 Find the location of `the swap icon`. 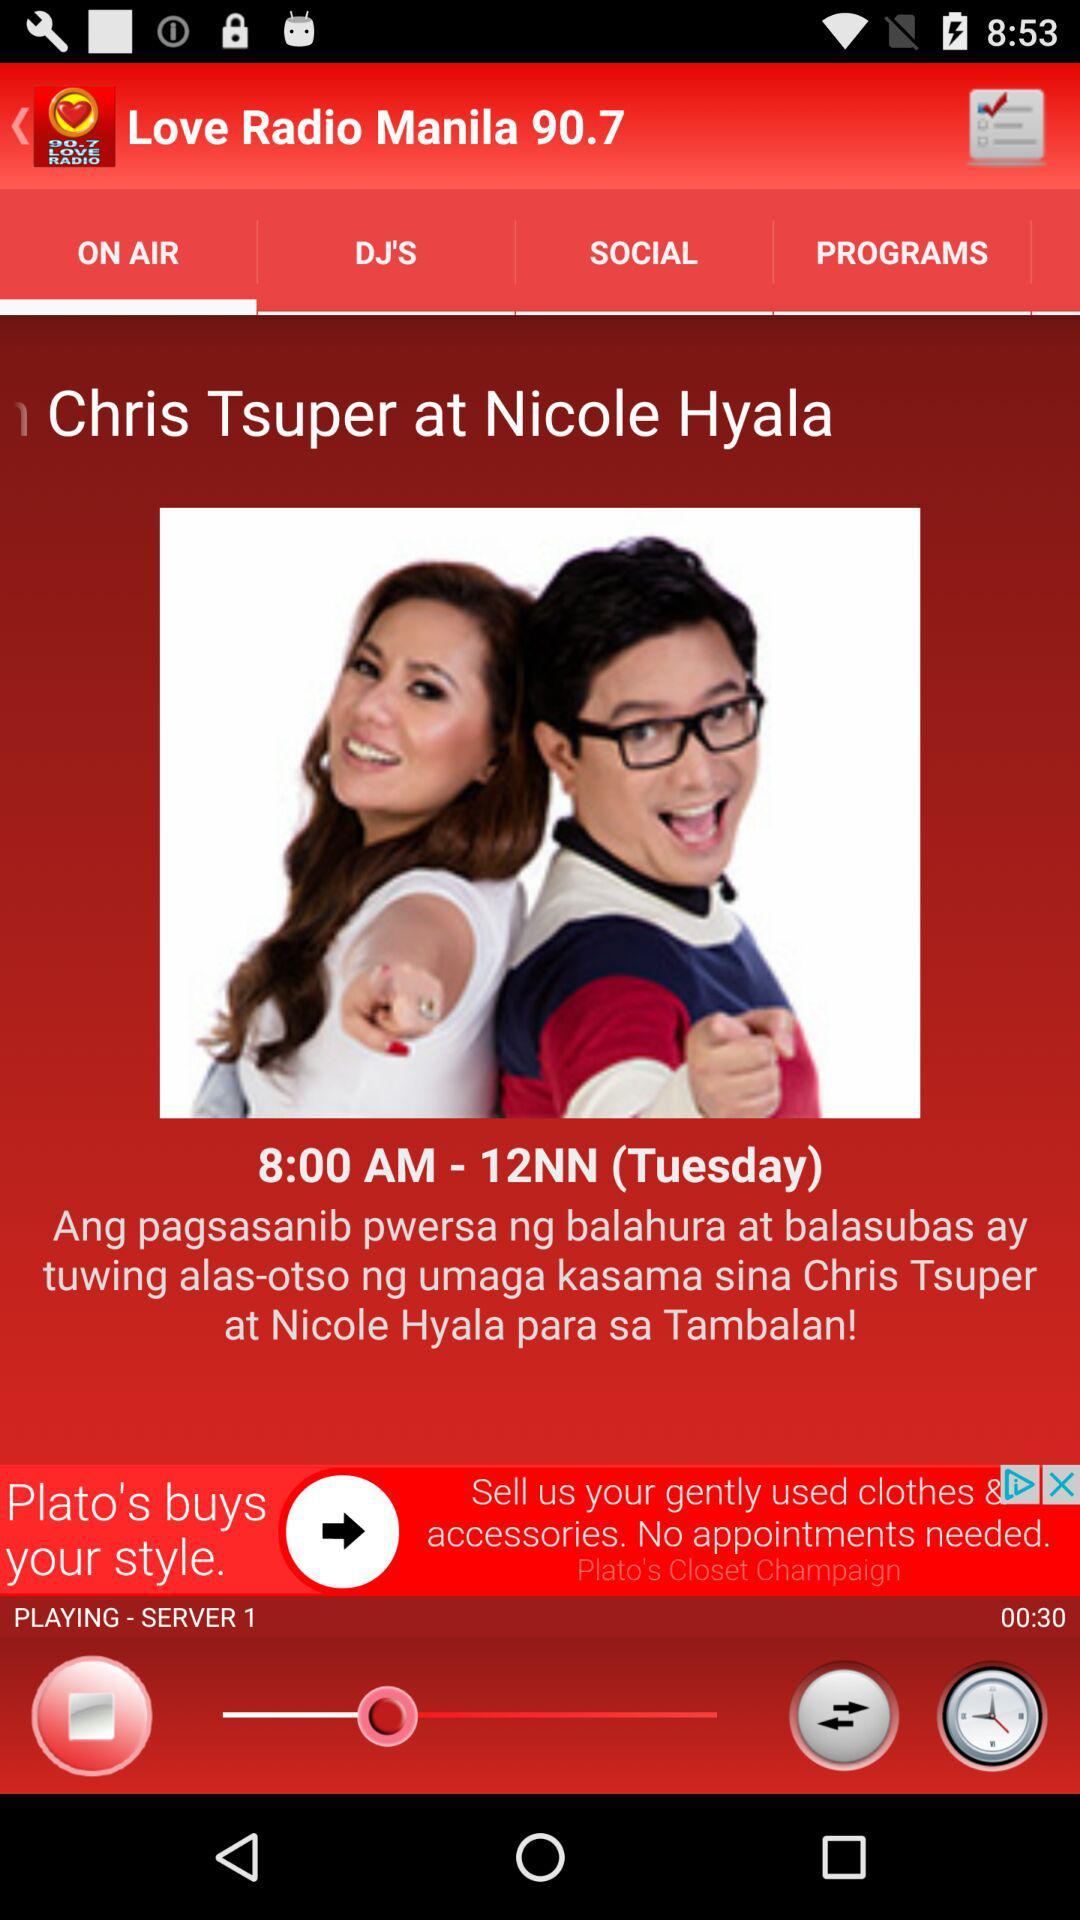

the swap icon is located at coordinates (843, 1835).